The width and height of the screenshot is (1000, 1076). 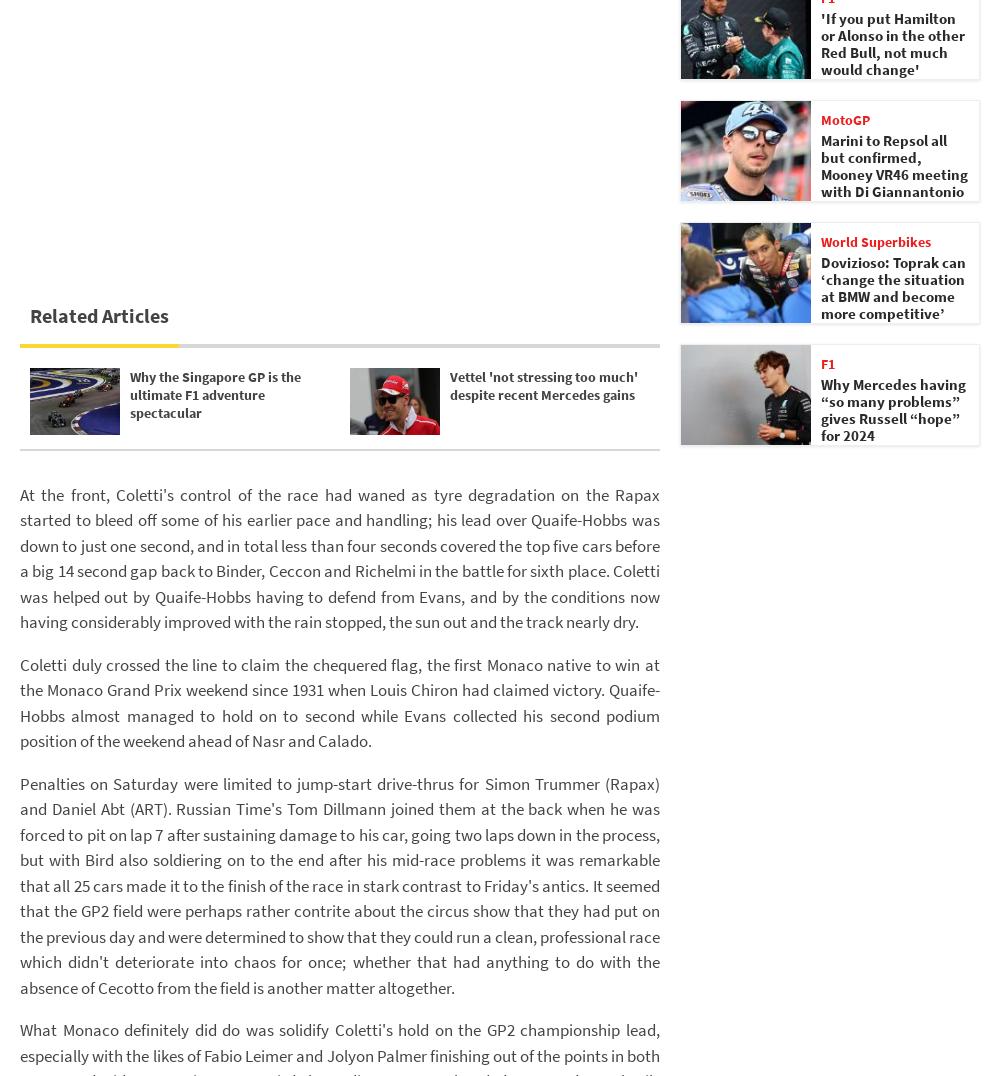 I want to click on 'Dovizioso: Toprak can ‘change the situation at BMW and become more competitive’', so click(x=820, y=287).